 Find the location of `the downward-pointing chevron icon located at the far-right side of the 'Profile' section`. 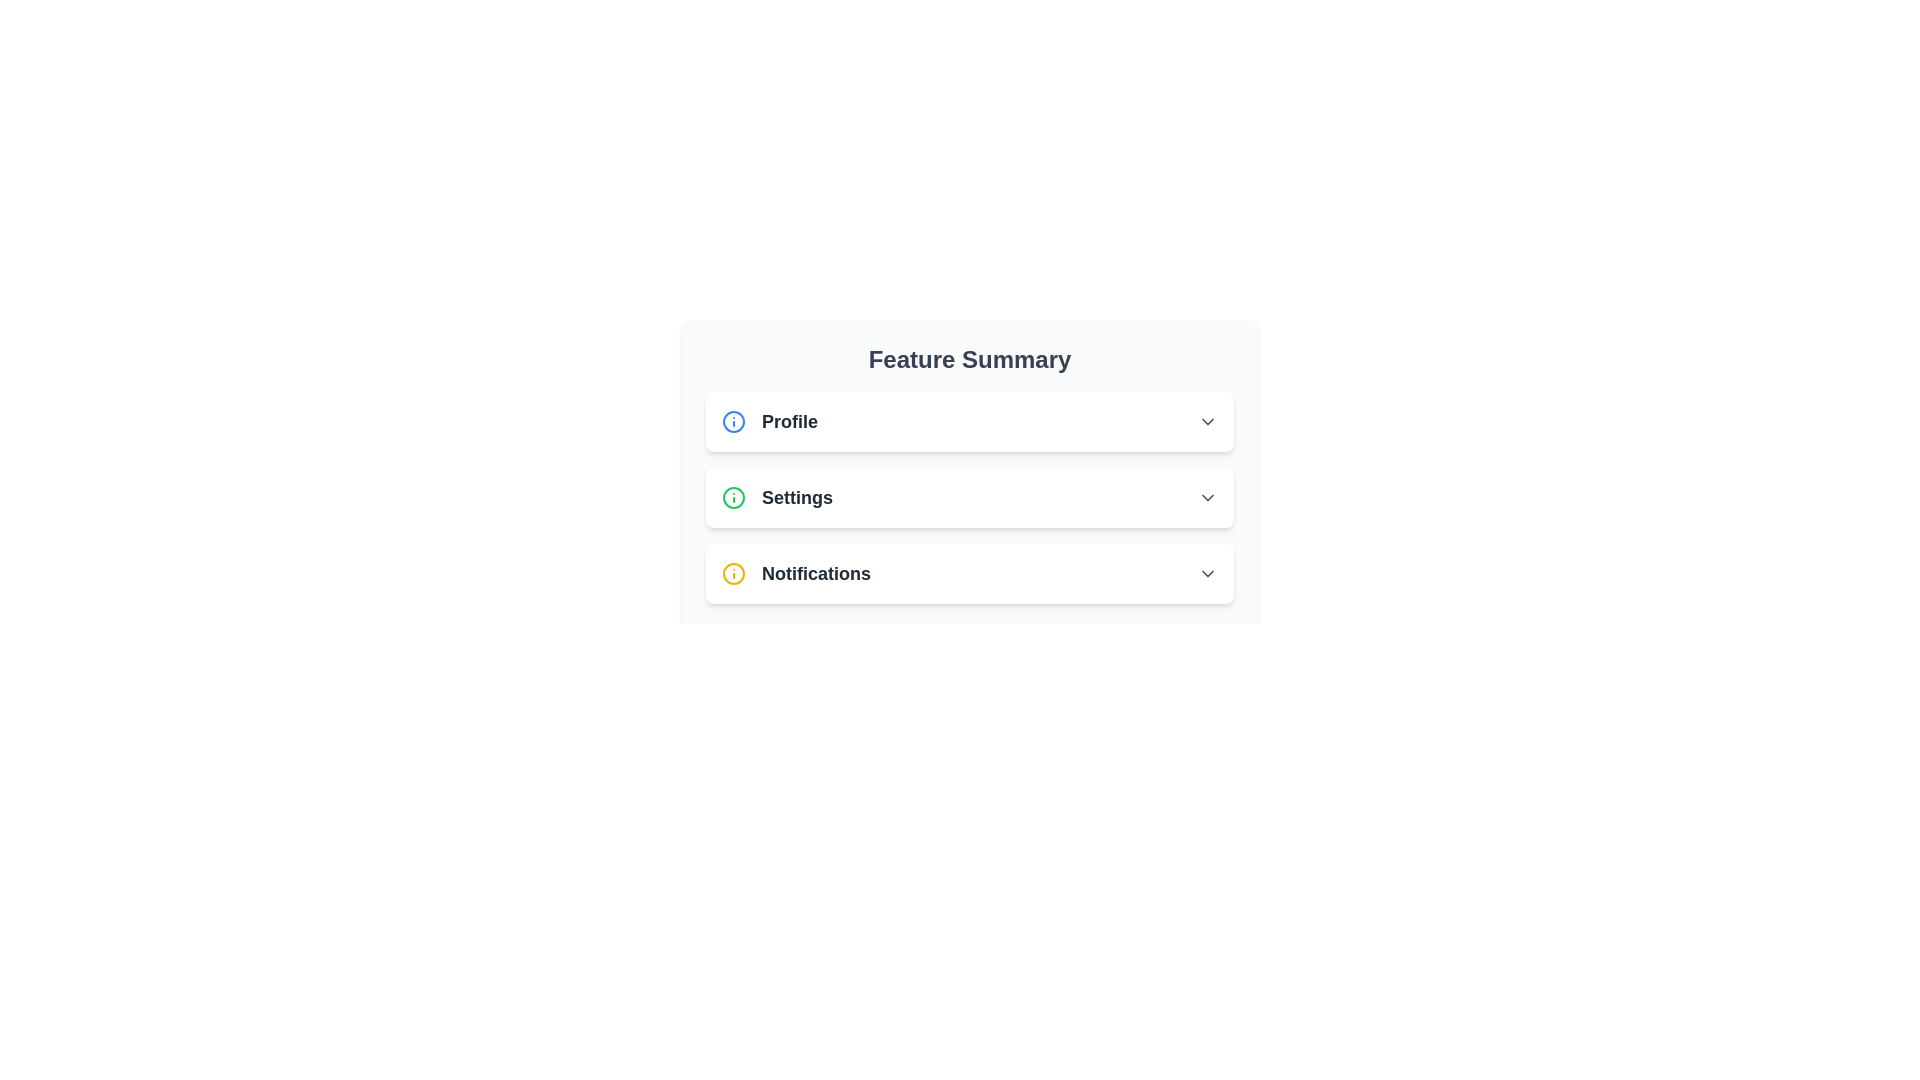

the downward-pointing chevron icon located at the far-right side of the 'Profile' section is located at coordinates (1207, 420).